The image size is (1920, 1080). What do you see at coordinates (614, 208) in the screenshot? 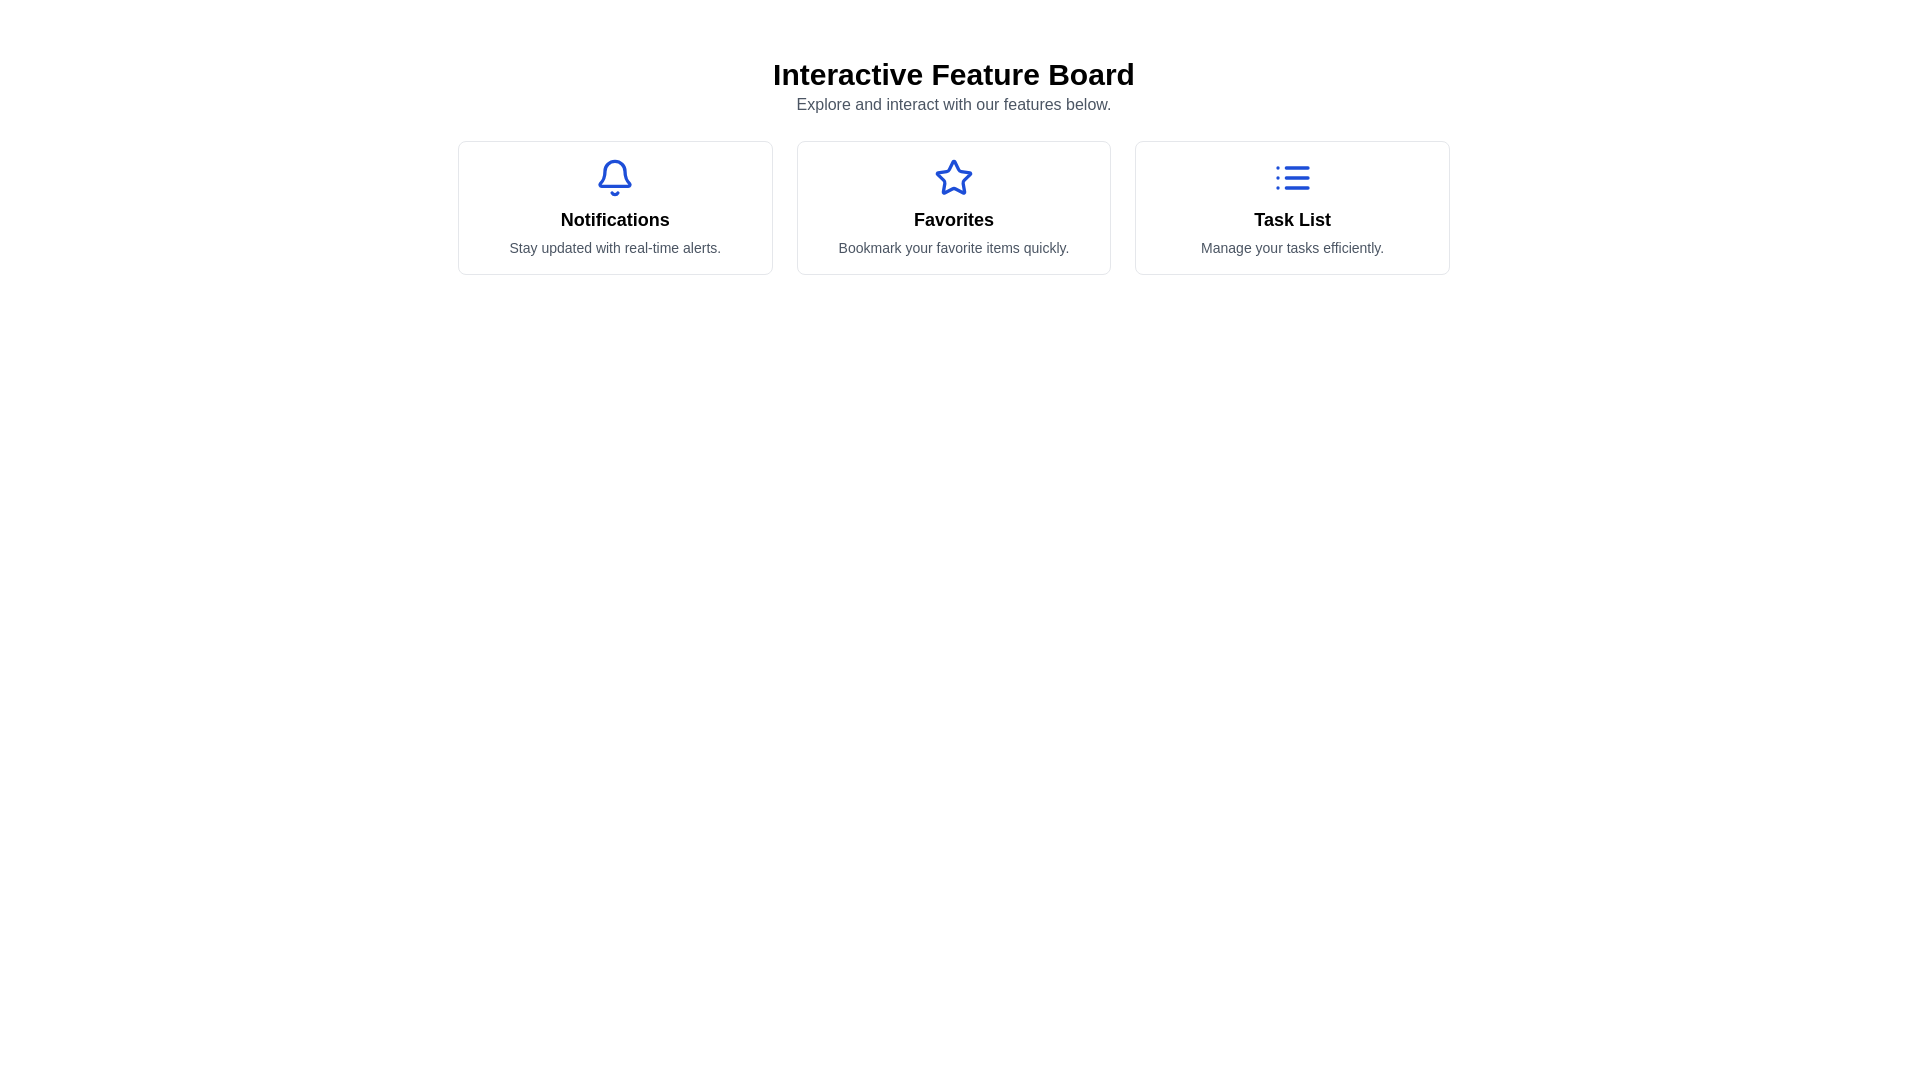
I see `the Feature card titled 'Notifications' which has a blue bell icon at the top and a white background with rounded corners` at bounding box center [614, 208].